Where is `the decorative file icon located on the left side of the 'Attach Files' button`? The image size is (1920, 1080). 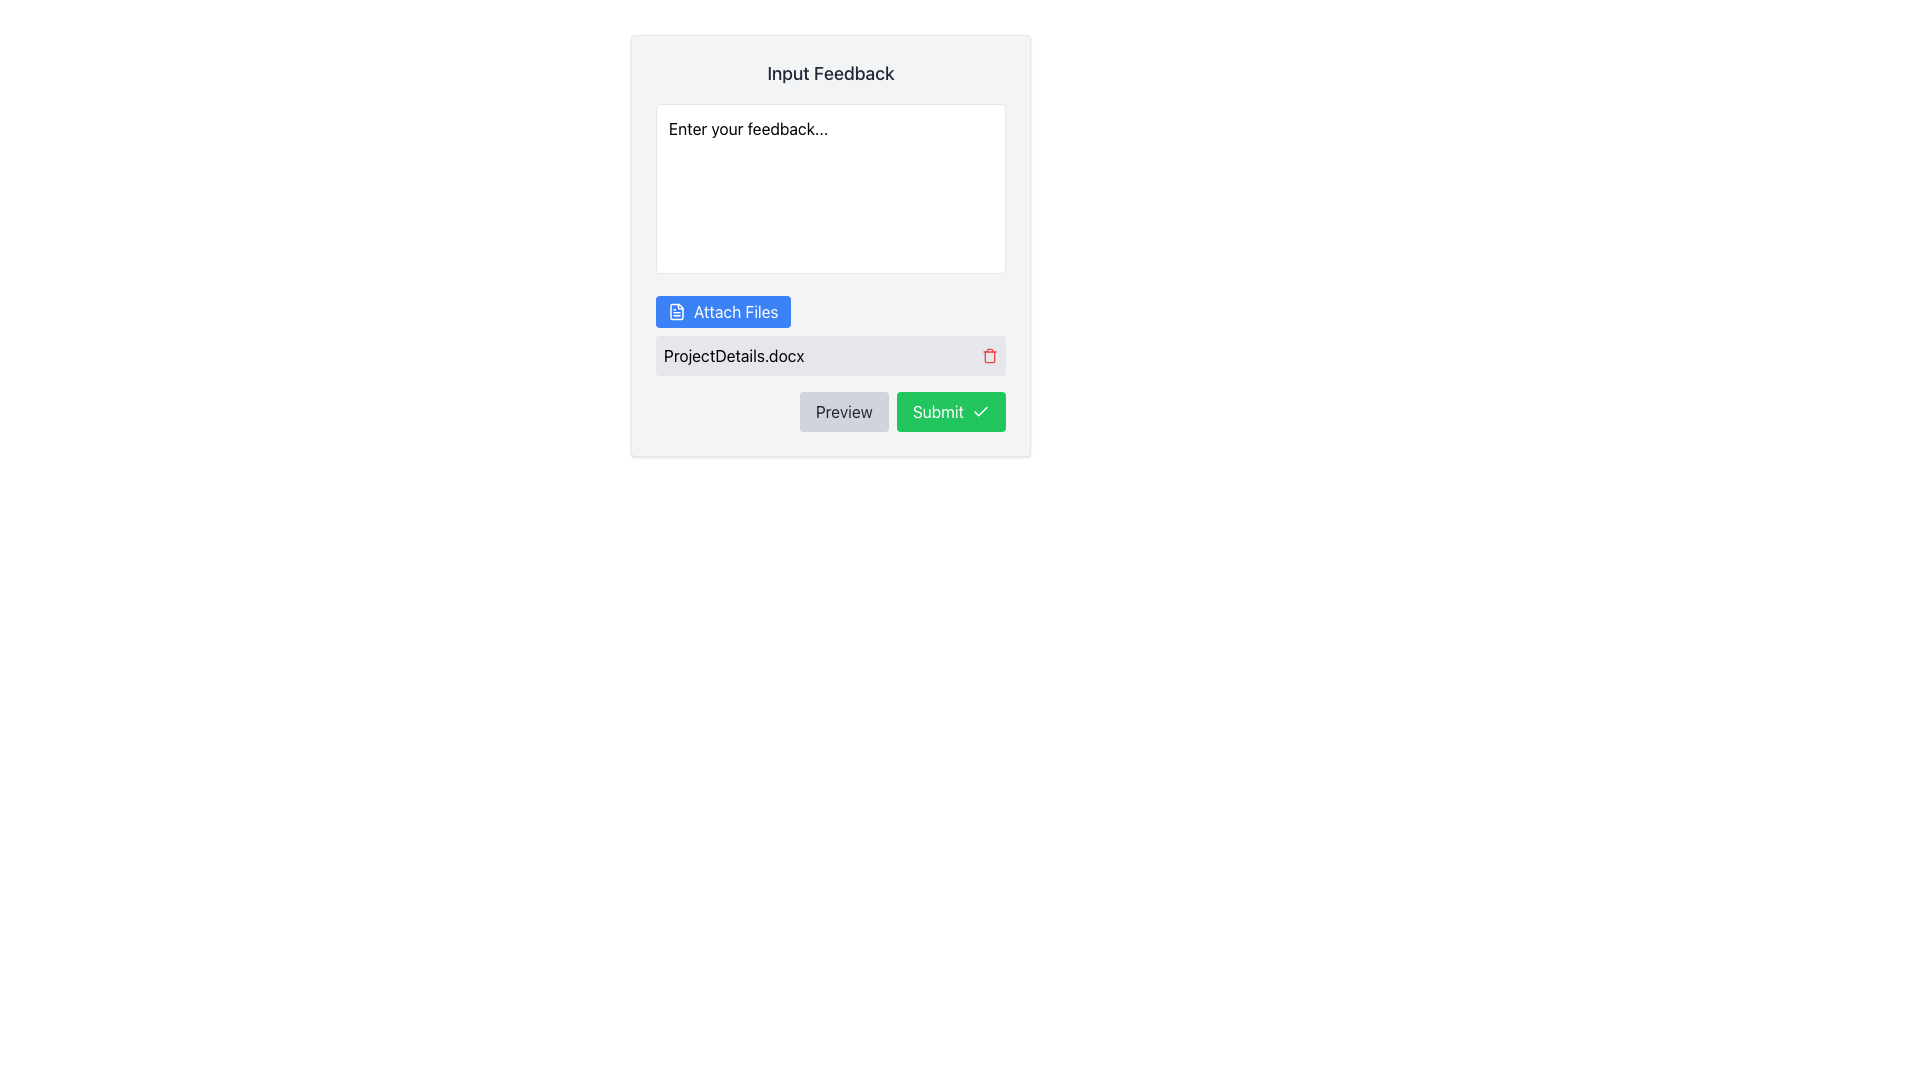 the decorative file icon located on the left side of the 'Attach Files' button is located at coordinates (676, 312).